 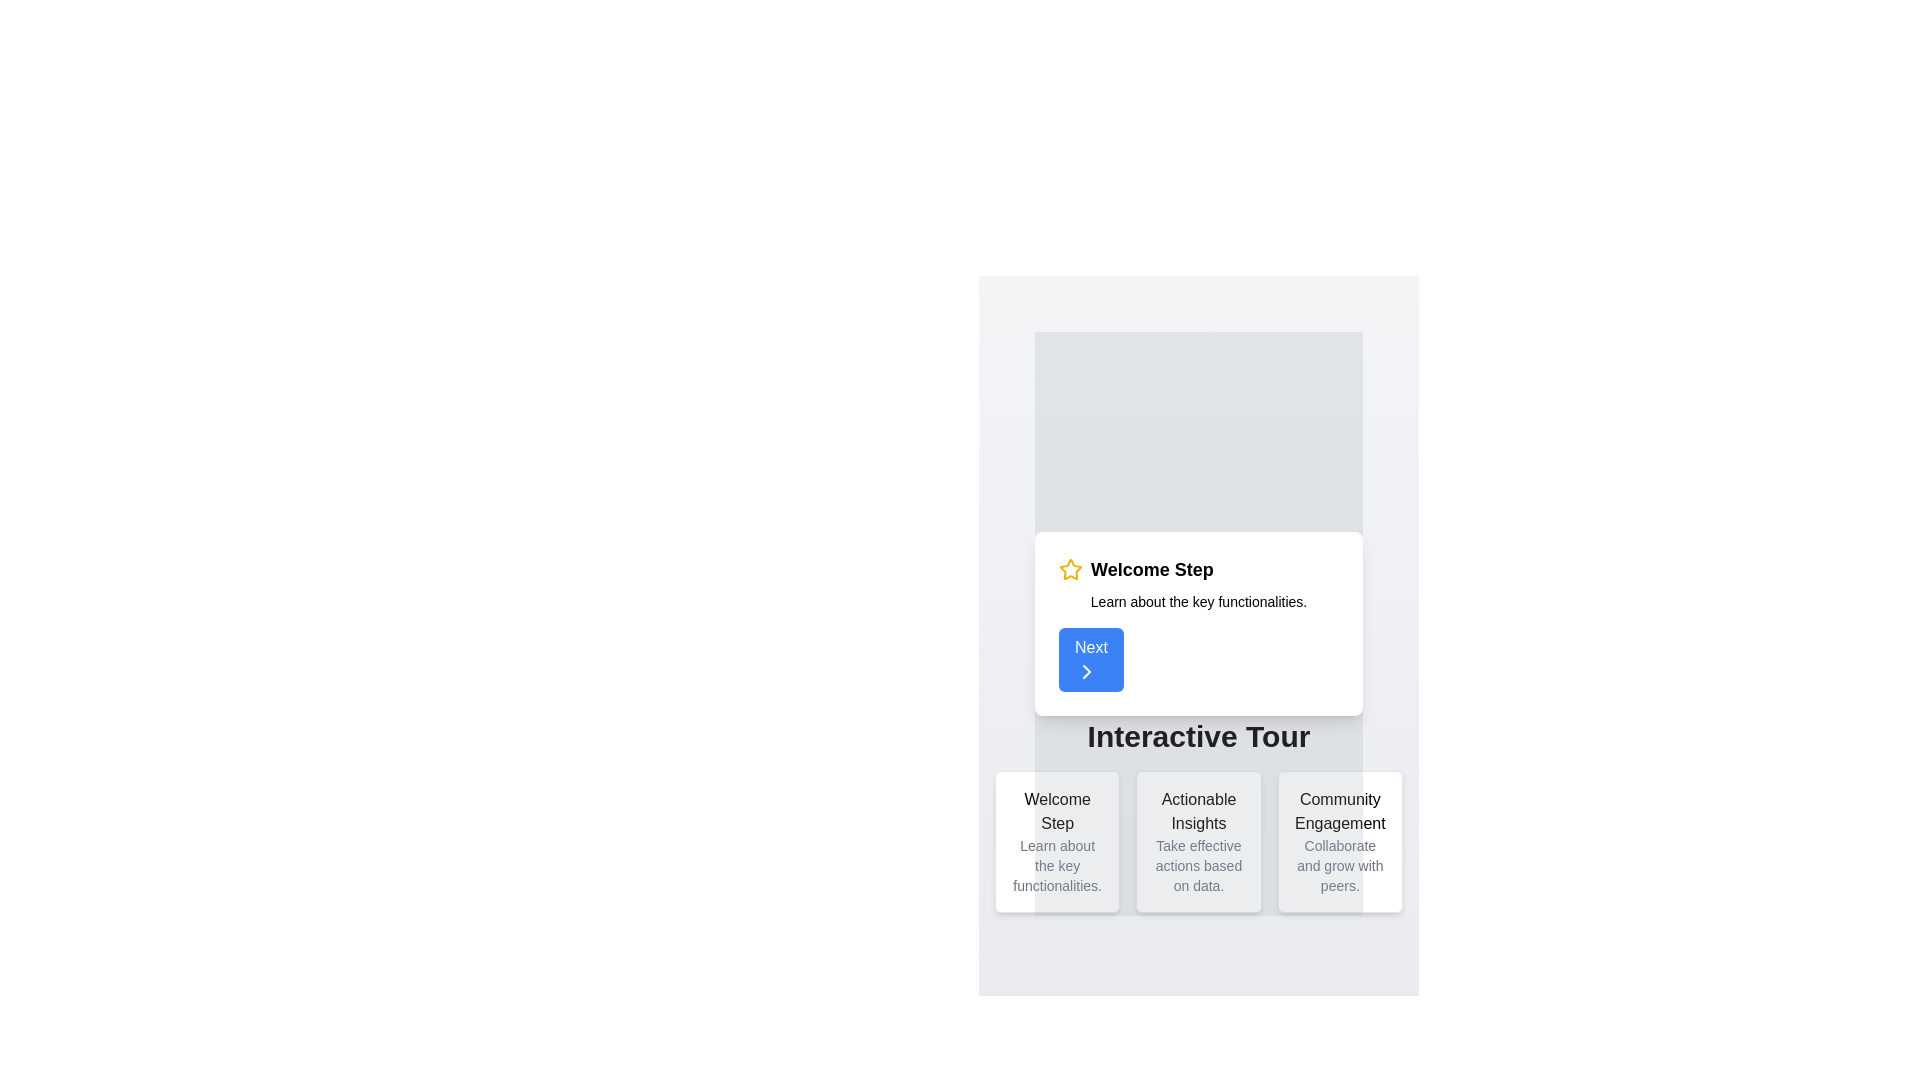 What do you see at coordinates (1199, 841) in the screenshot?
I see `content displayed on the 'Actionable Insights' informational card, which is the middle card in a trio located at the bottom of the layout, directly below the 'Interactive Tour' heading` at bounding box center [1199, 841].